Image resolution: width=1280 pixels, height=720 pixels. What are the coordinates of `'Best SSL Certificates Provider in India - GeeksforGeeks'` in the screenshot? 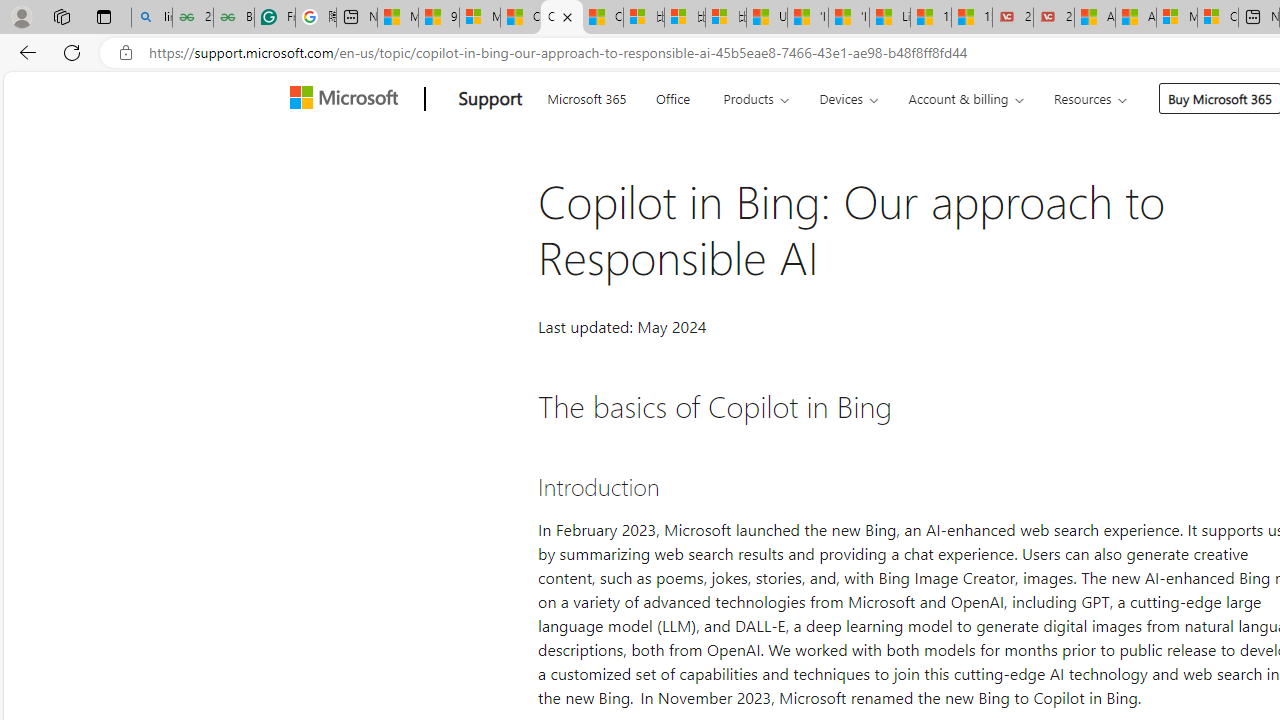 It's located at (233, 17).